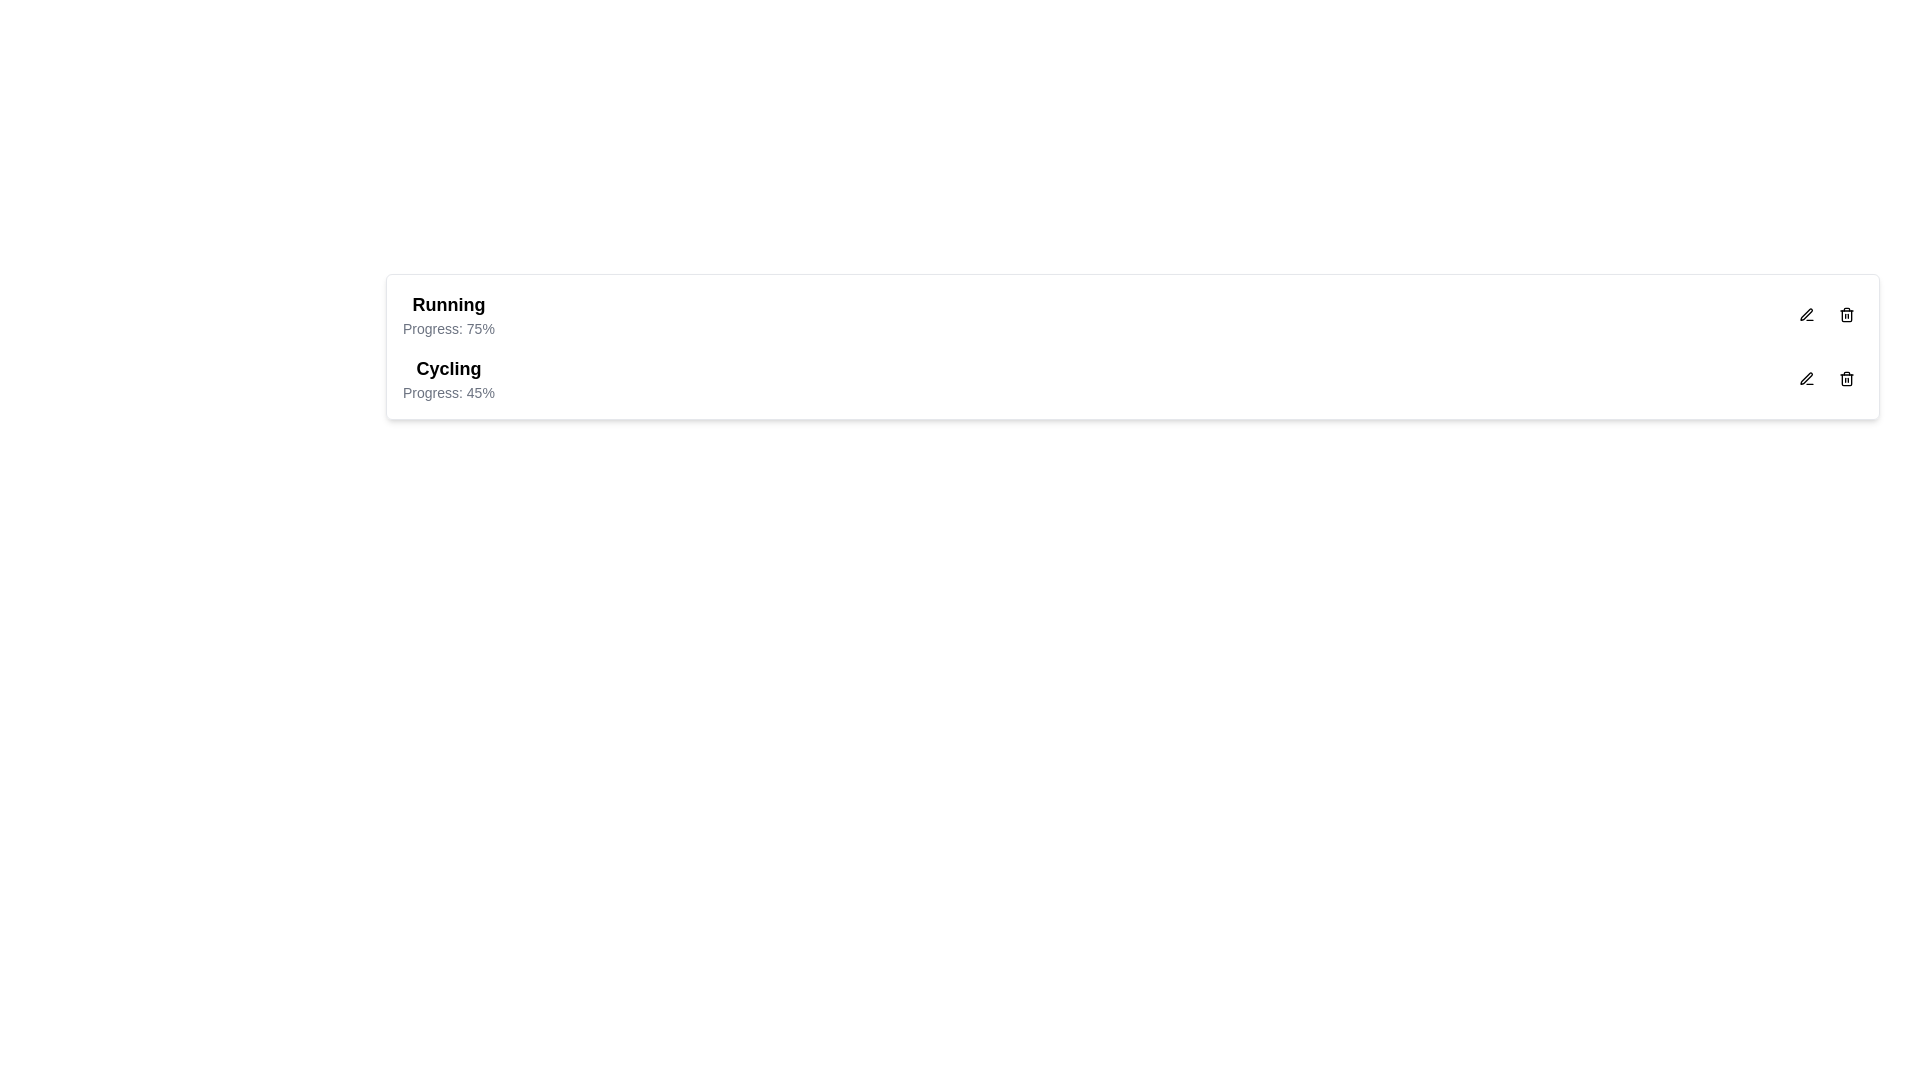  I want to click on text from the first element in the vertically arranged list that displays the status 'Running' and its associated progress percentage, which is aligned to the left and positioned above the 'Cycling' element, so click(447, 315).